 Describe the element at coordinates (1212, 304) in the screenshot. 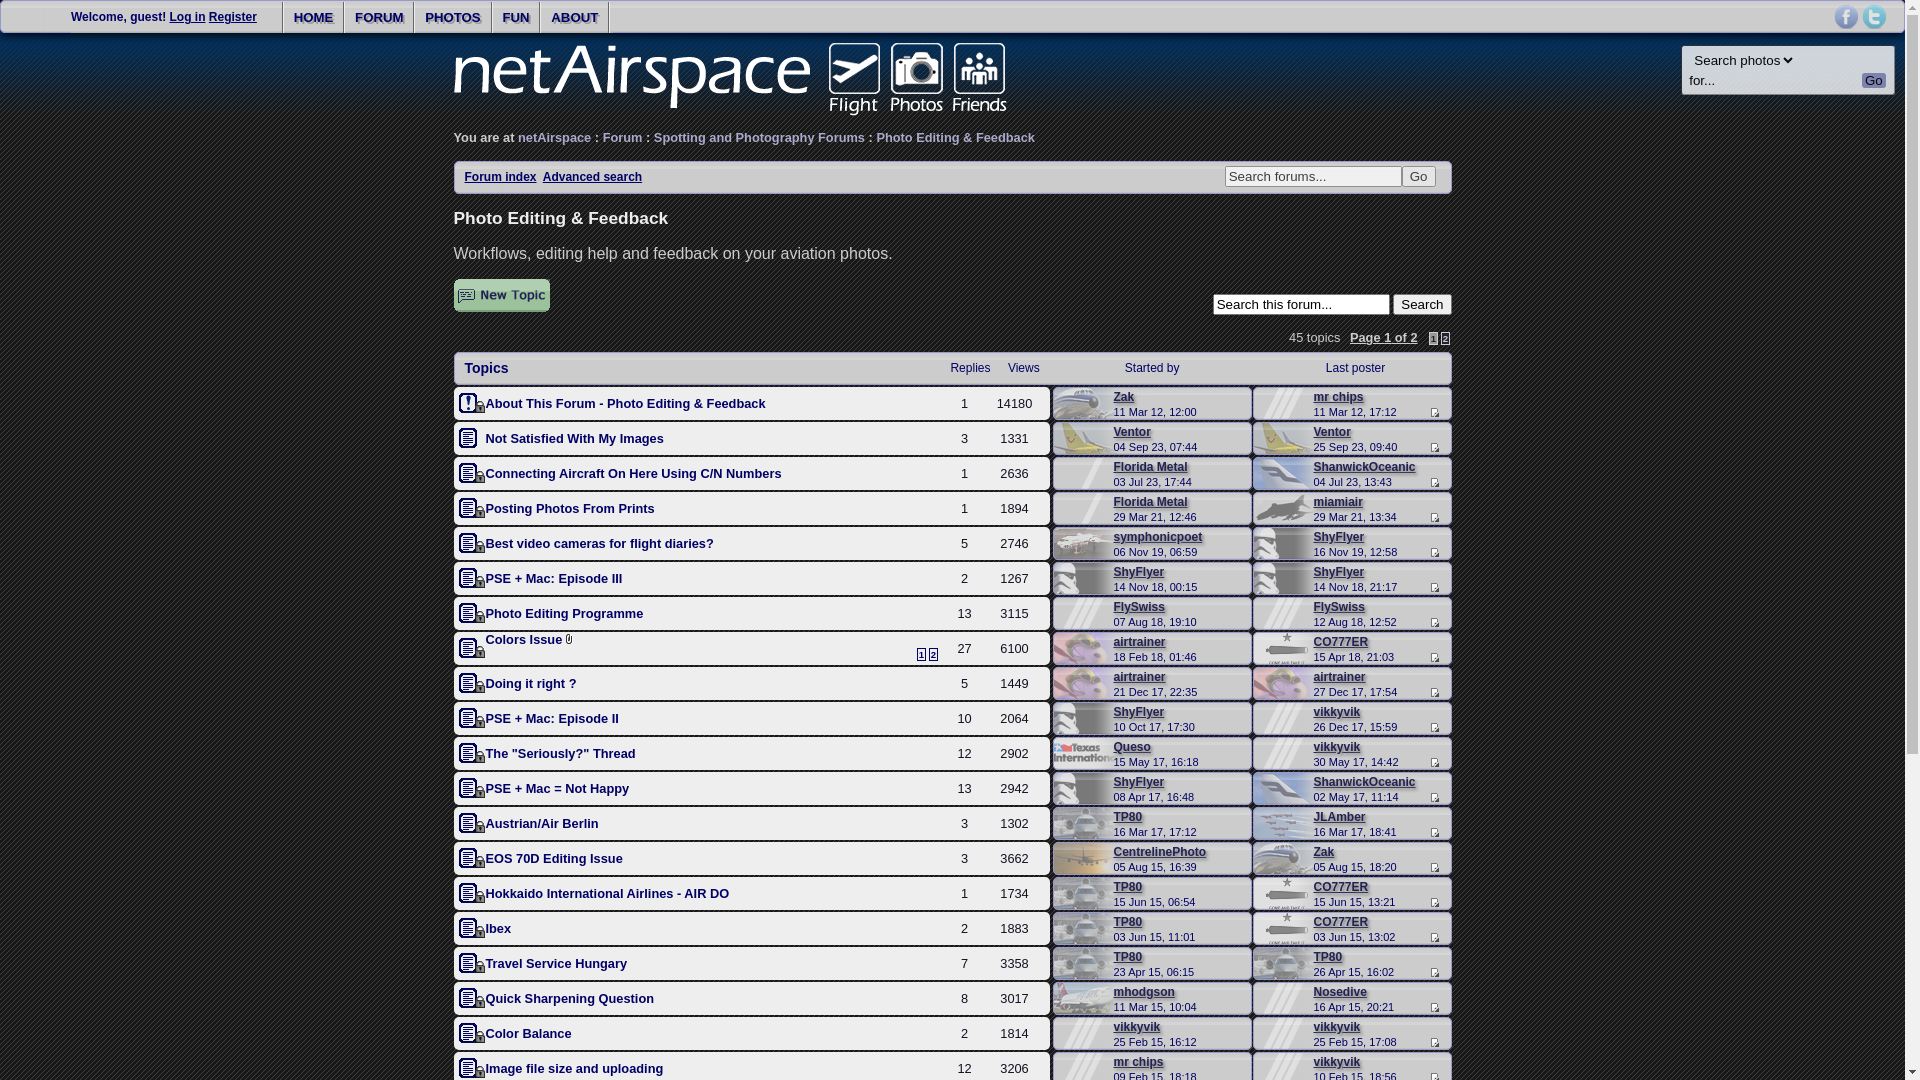

I see `'Search this forum...'` at that location.